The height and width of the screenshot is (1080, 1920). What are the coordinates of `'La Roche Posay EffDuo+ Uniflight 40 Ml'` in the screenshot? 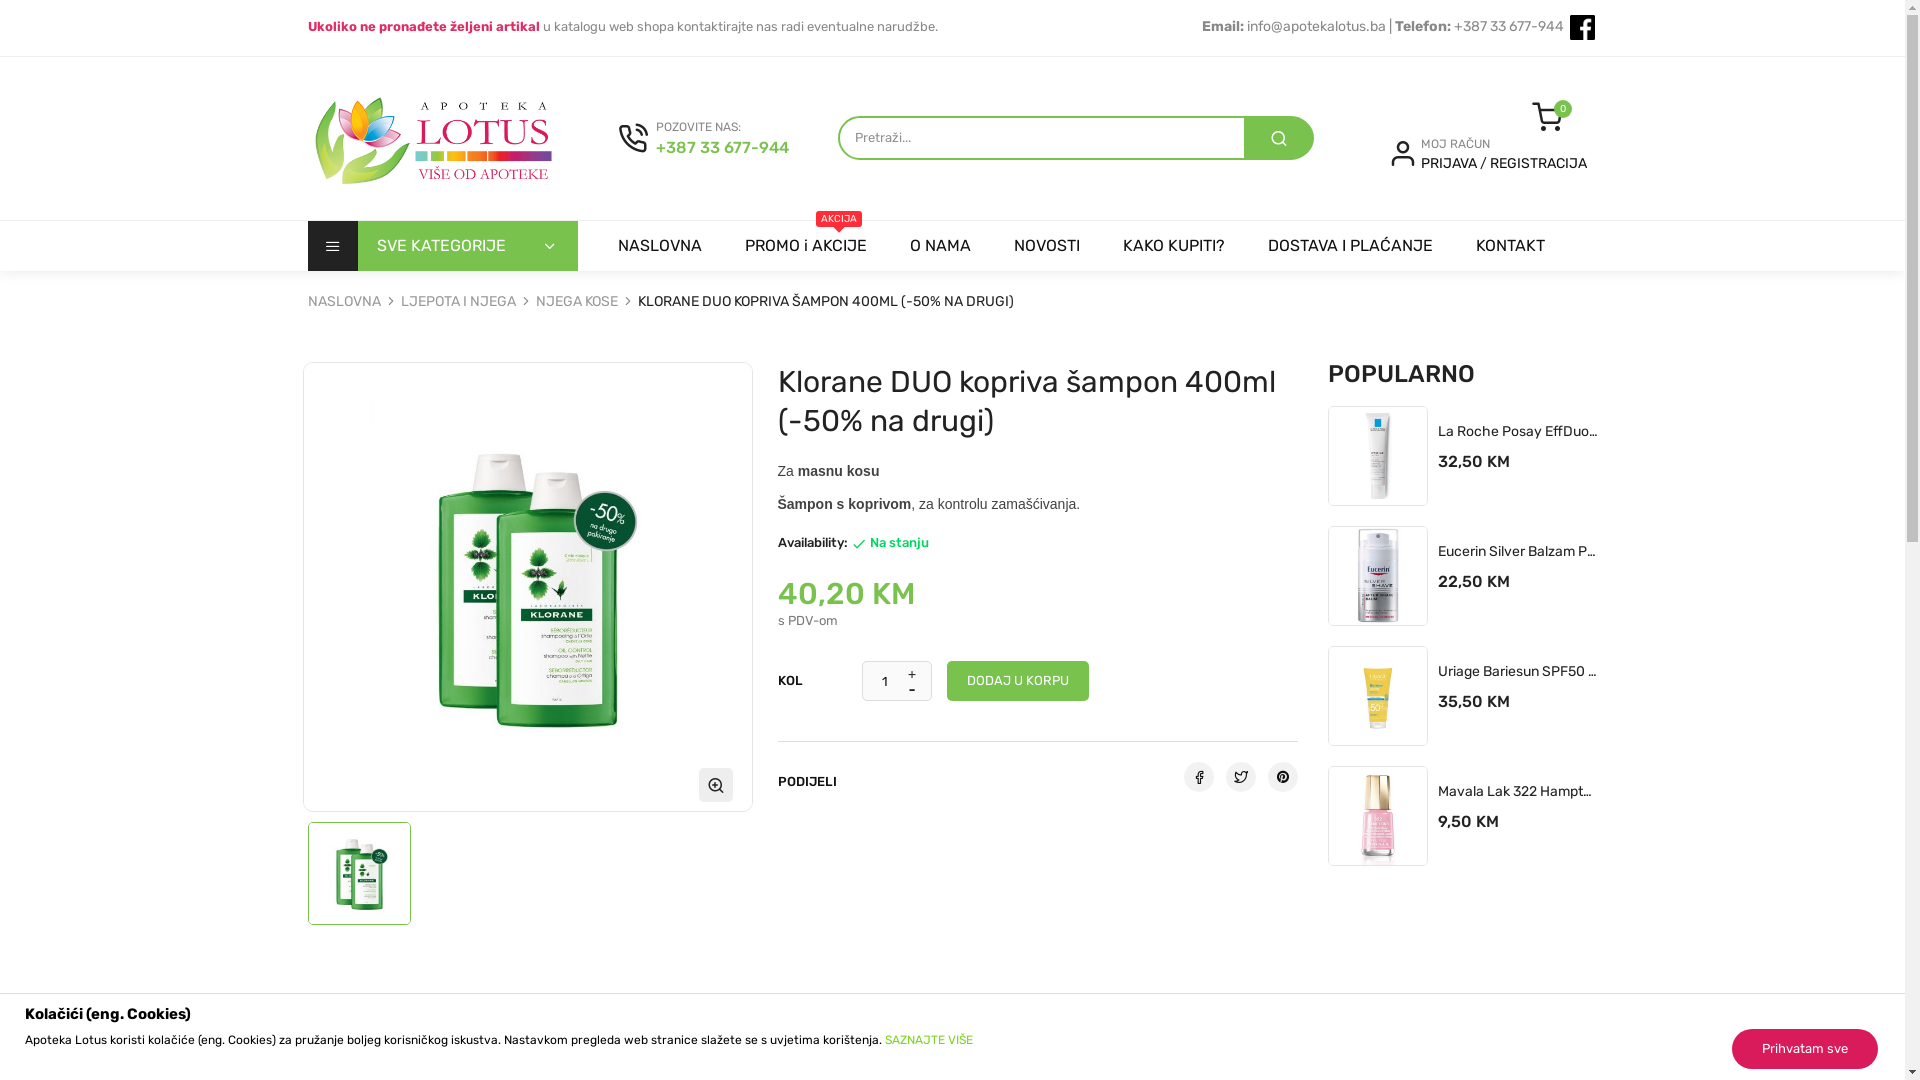 It's located at (1437, 431).